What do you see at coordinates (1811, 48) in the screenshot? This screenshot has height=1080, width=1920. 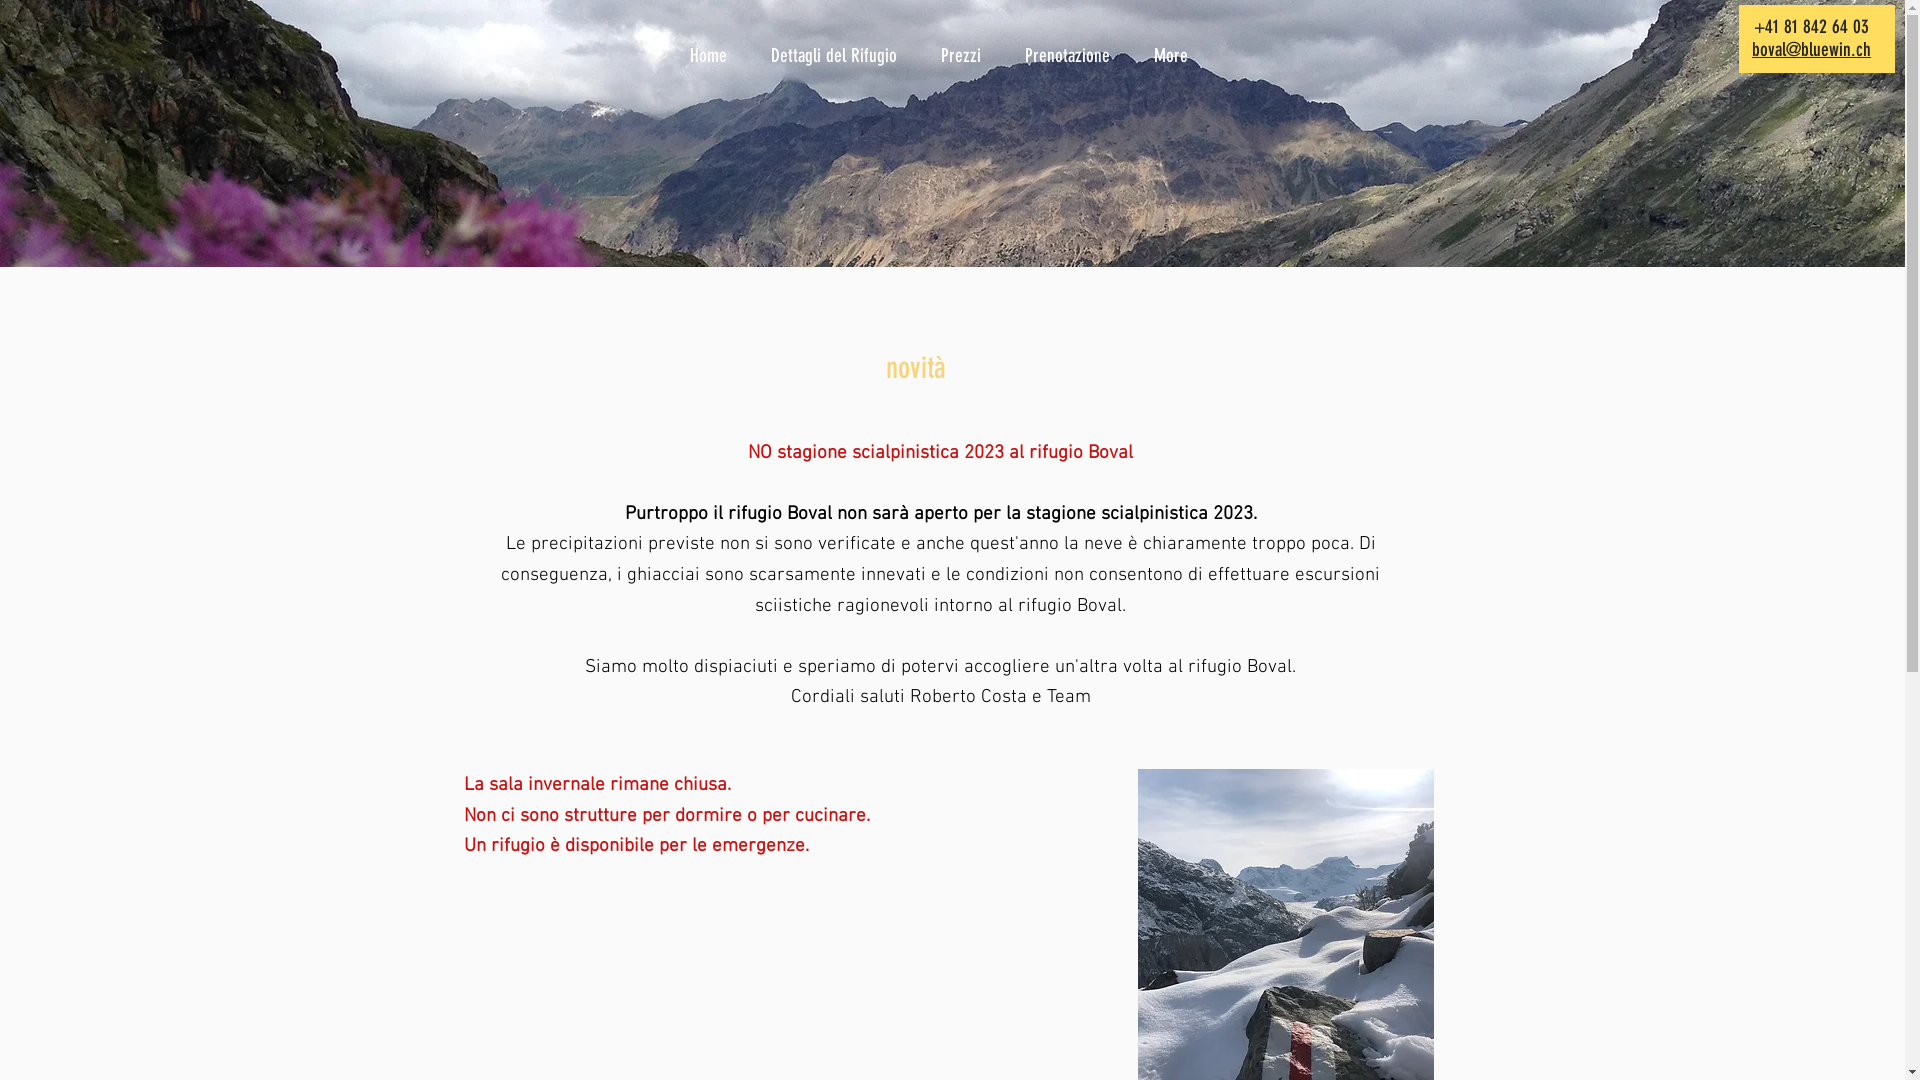 I see `'boval@bluewin.ch'` at bounding box center [1811, 48].